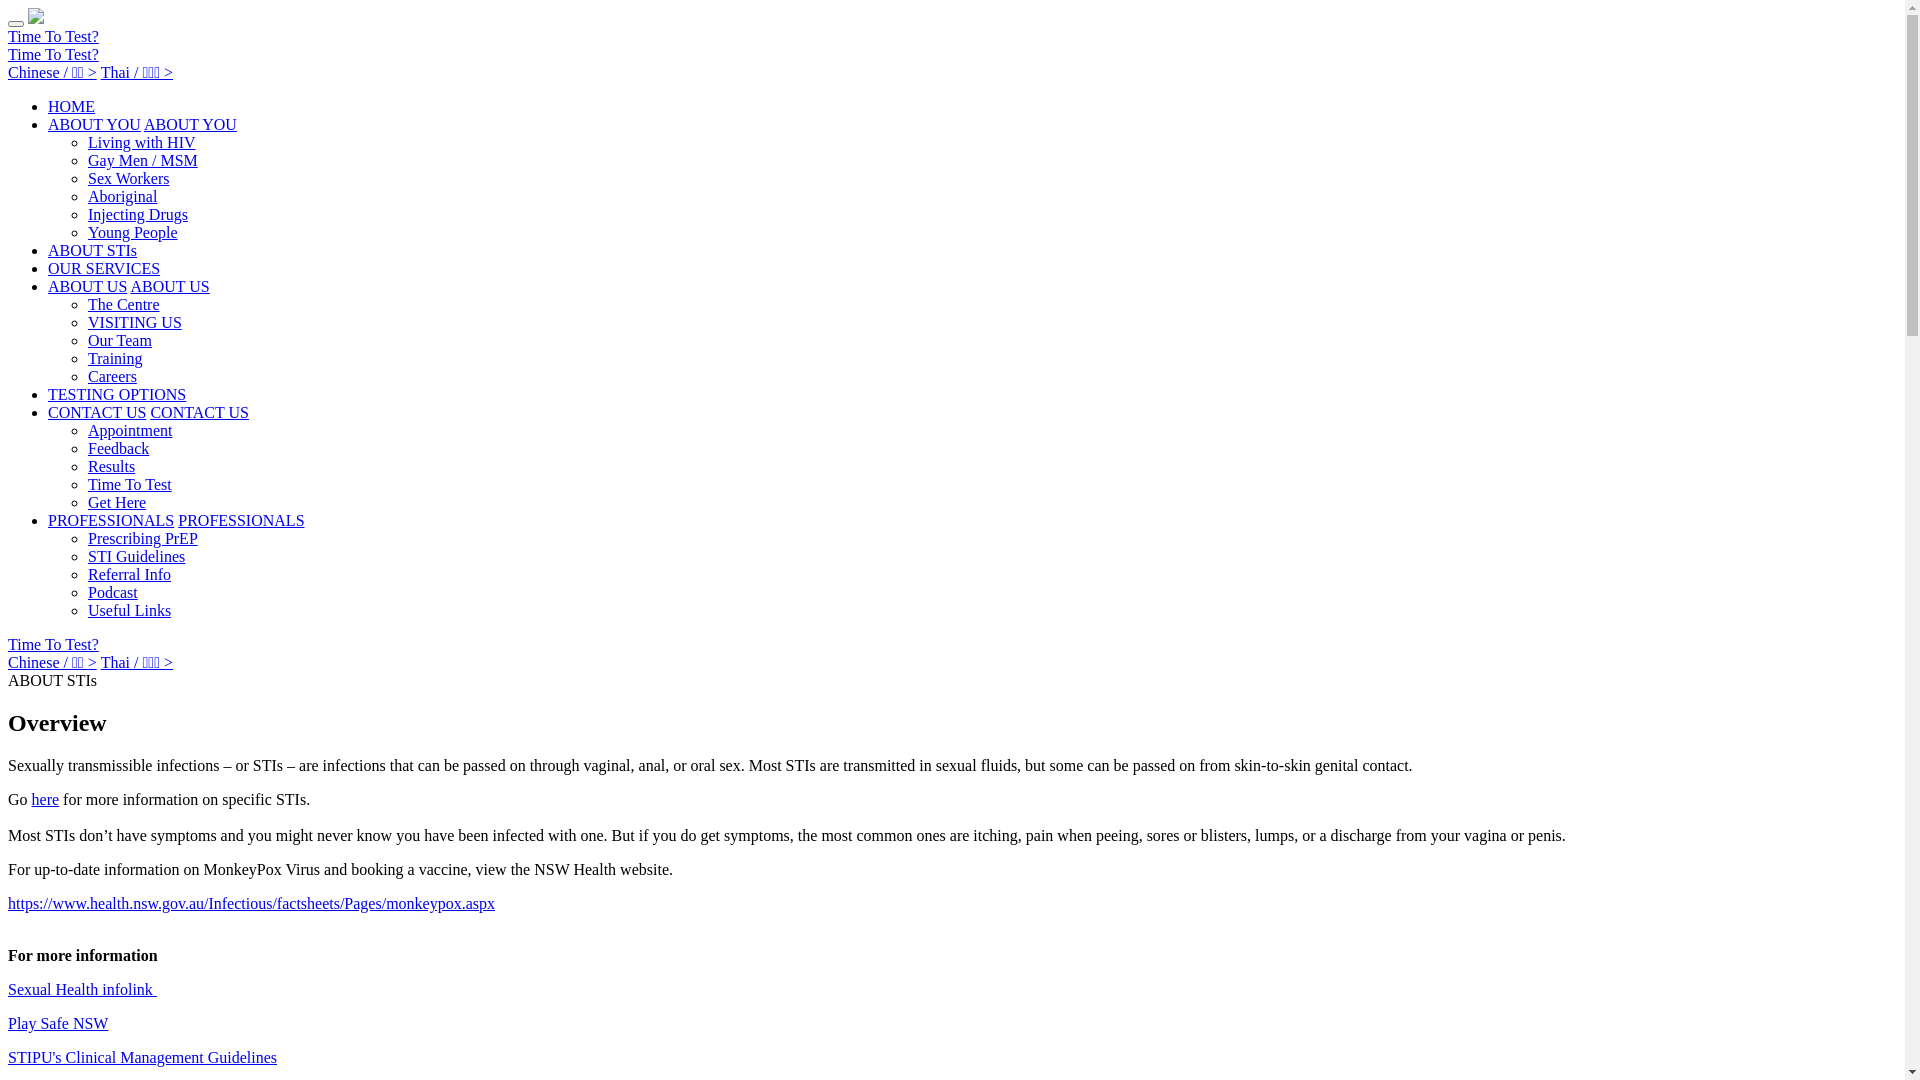  What do you see at coordinates (93, 124) in the screenshot?
I see `'ABOUT YOU'` at bounding box center [93, 124].